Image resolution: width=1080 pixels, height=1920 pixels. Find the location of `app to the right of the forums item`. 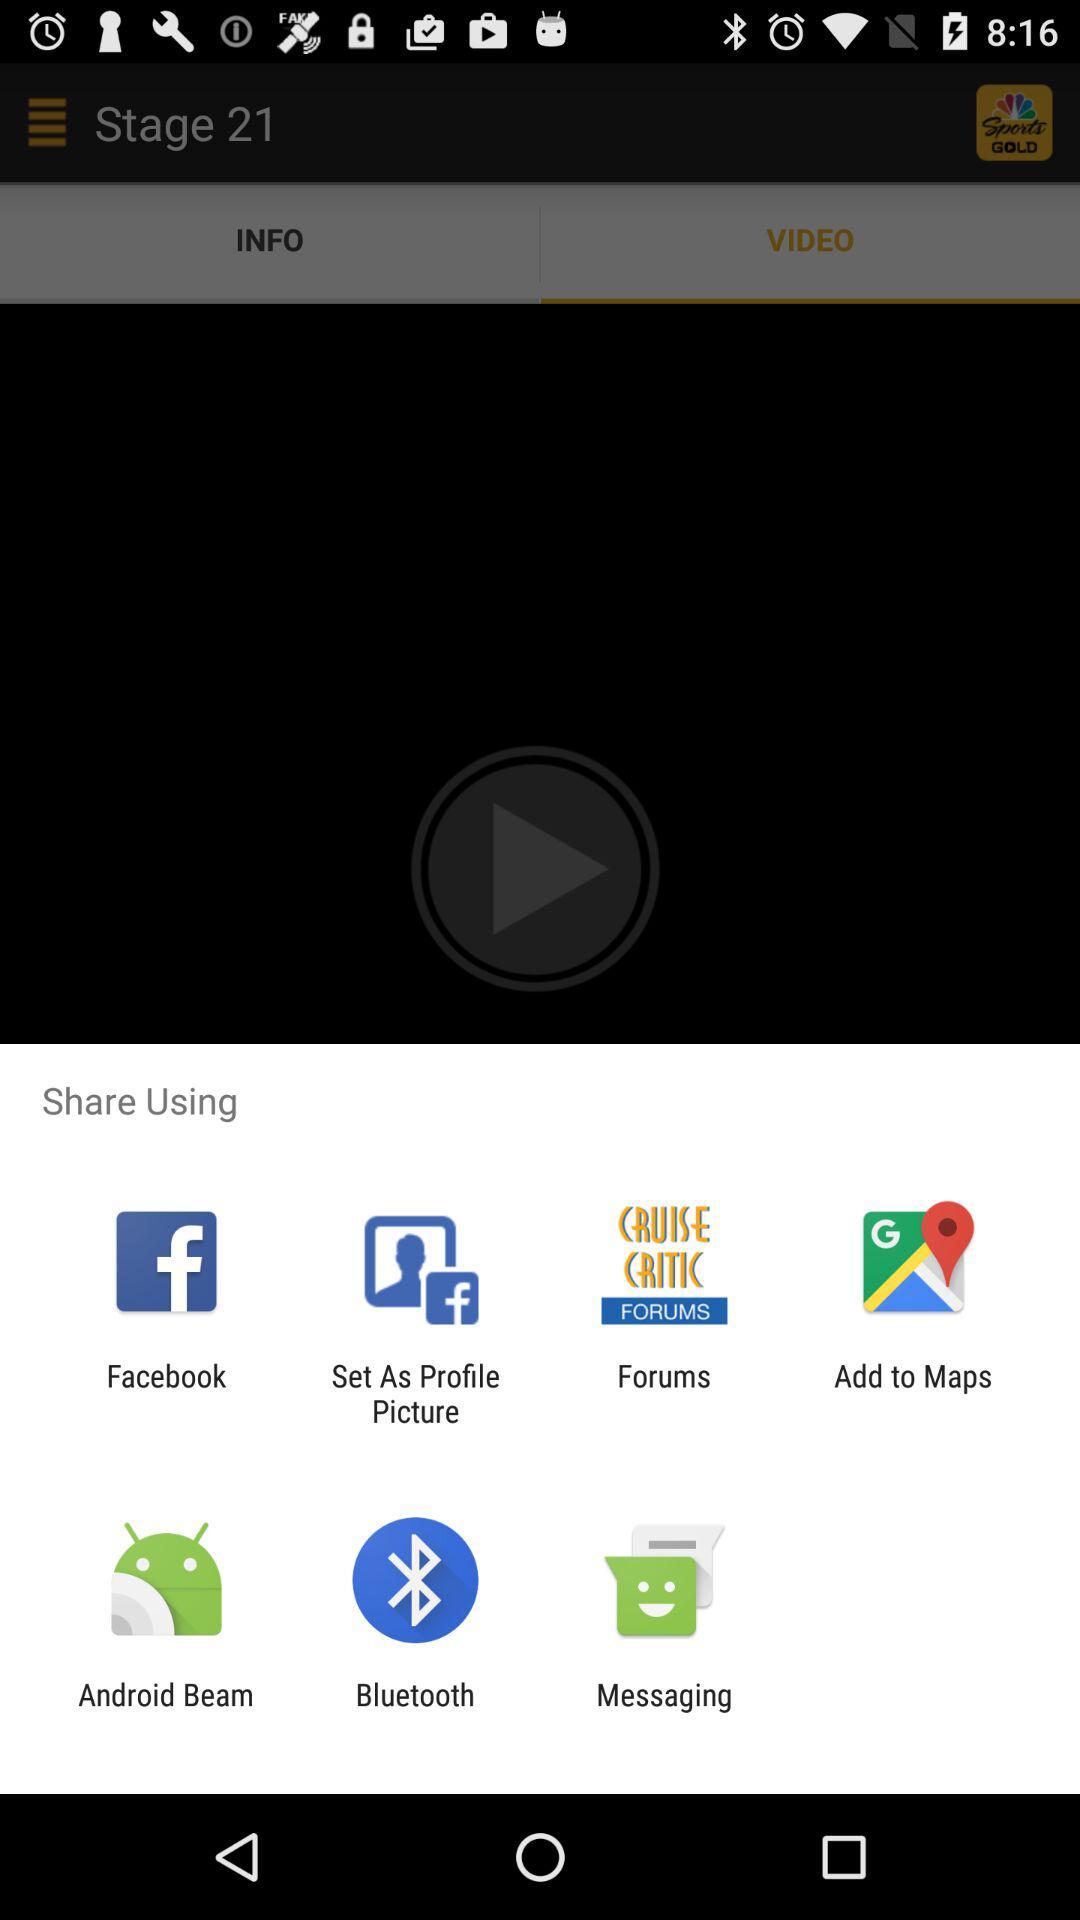

app to the right of the forums item is located at coordinates (913, 1392).